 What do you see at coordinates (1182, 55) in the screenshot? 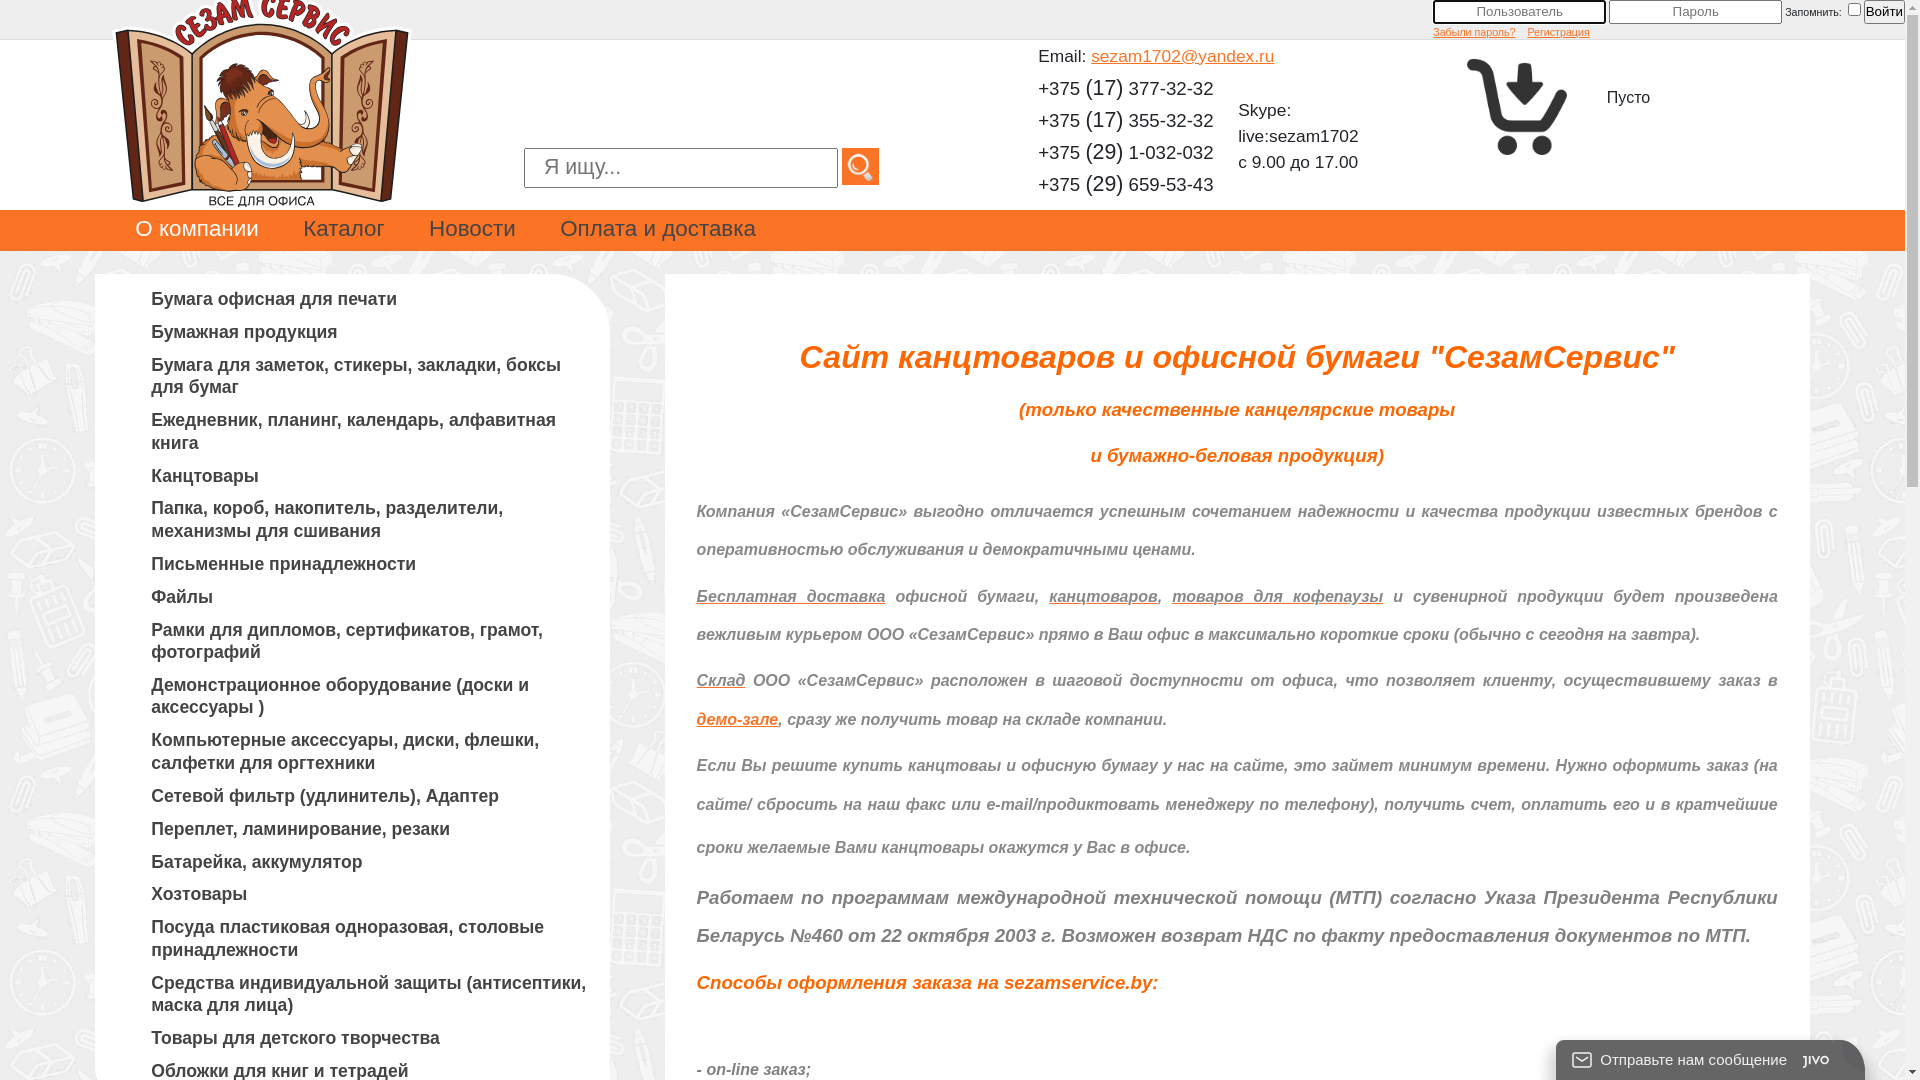
I see `'sezam1702@yandex.ru'` at bounding box center [1182, 55].